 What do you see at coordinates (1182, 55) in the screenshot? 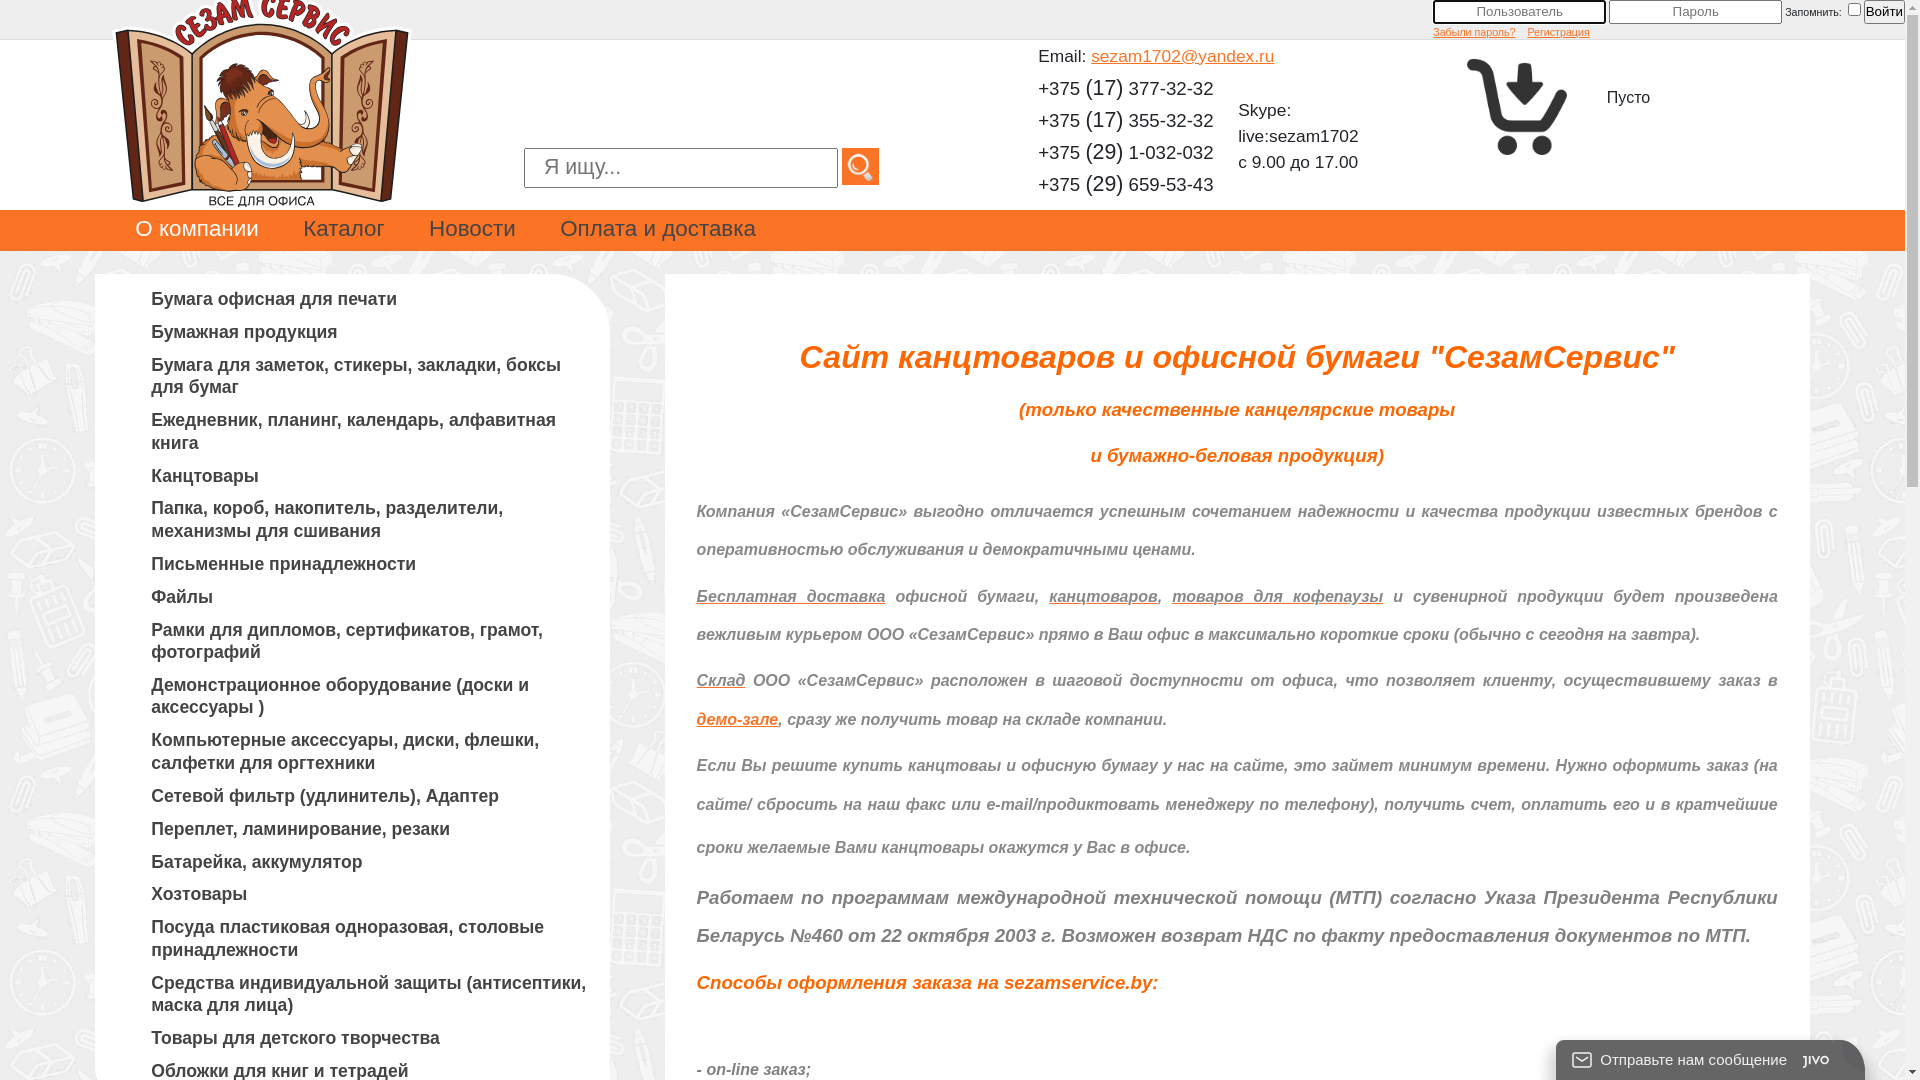
I see `'sezam1702@yandex.ru'` at bounding box center [1182, 55].